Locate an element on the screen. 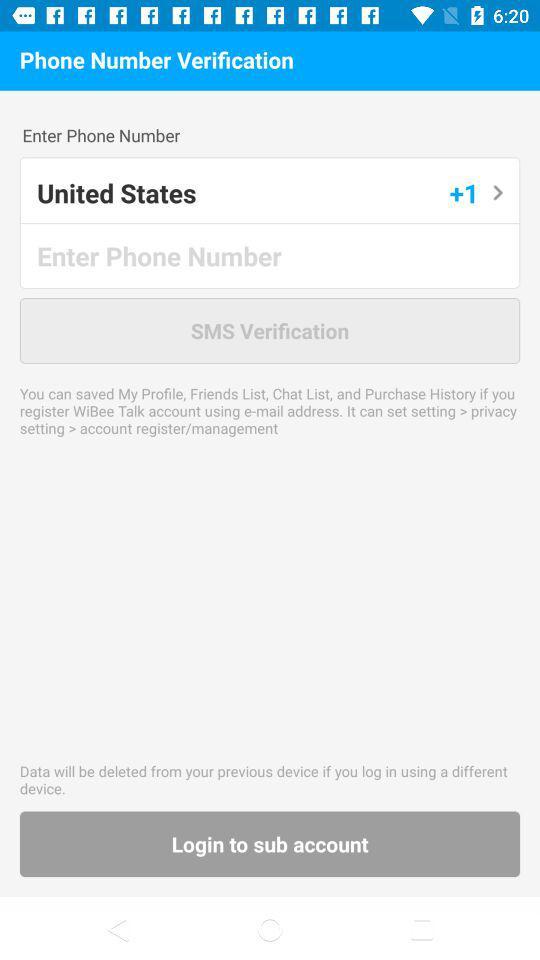 This screenshot has height=960, width=540. sms verification is located at coordinates (270, 330).